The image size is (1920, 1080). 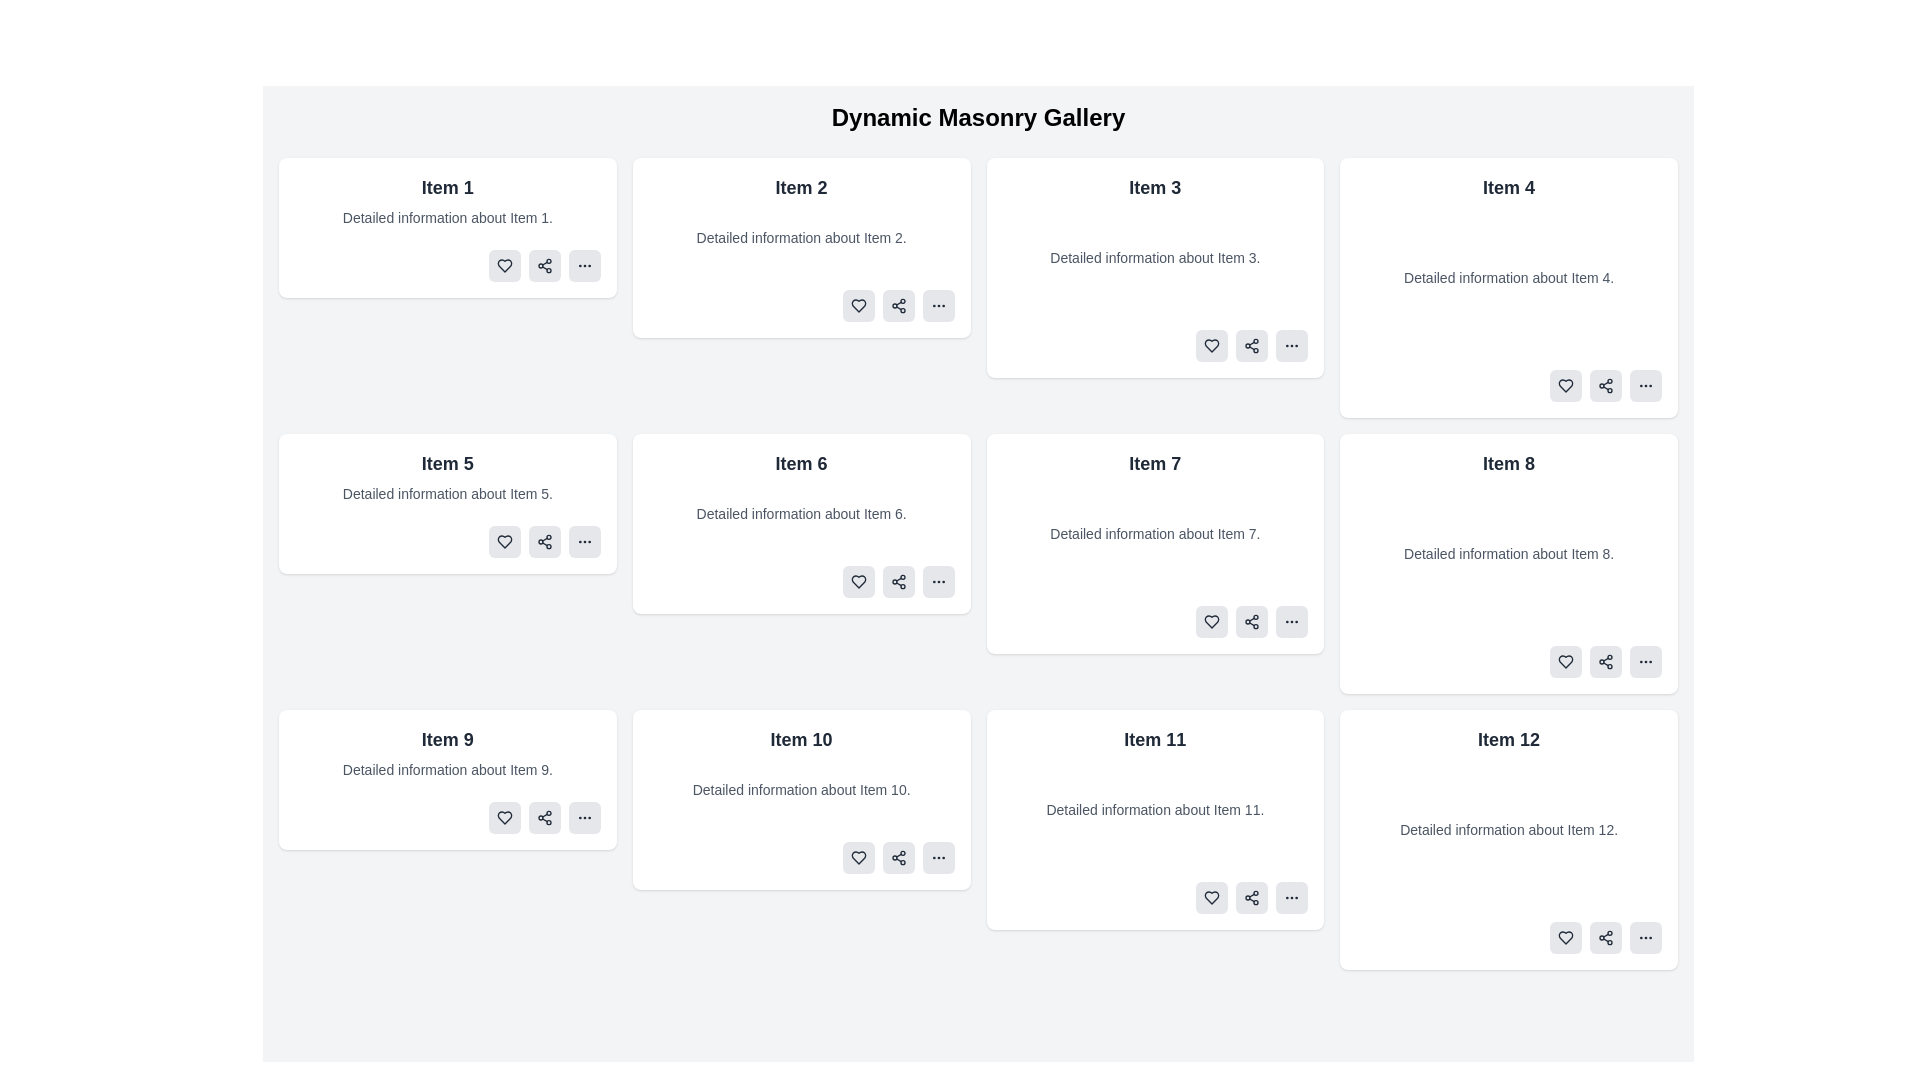 I want to click on the text label that serves as the title or identifier for the content in its respective card, located in the second column of the second row of a grid layout, so click(x=446, y=463).